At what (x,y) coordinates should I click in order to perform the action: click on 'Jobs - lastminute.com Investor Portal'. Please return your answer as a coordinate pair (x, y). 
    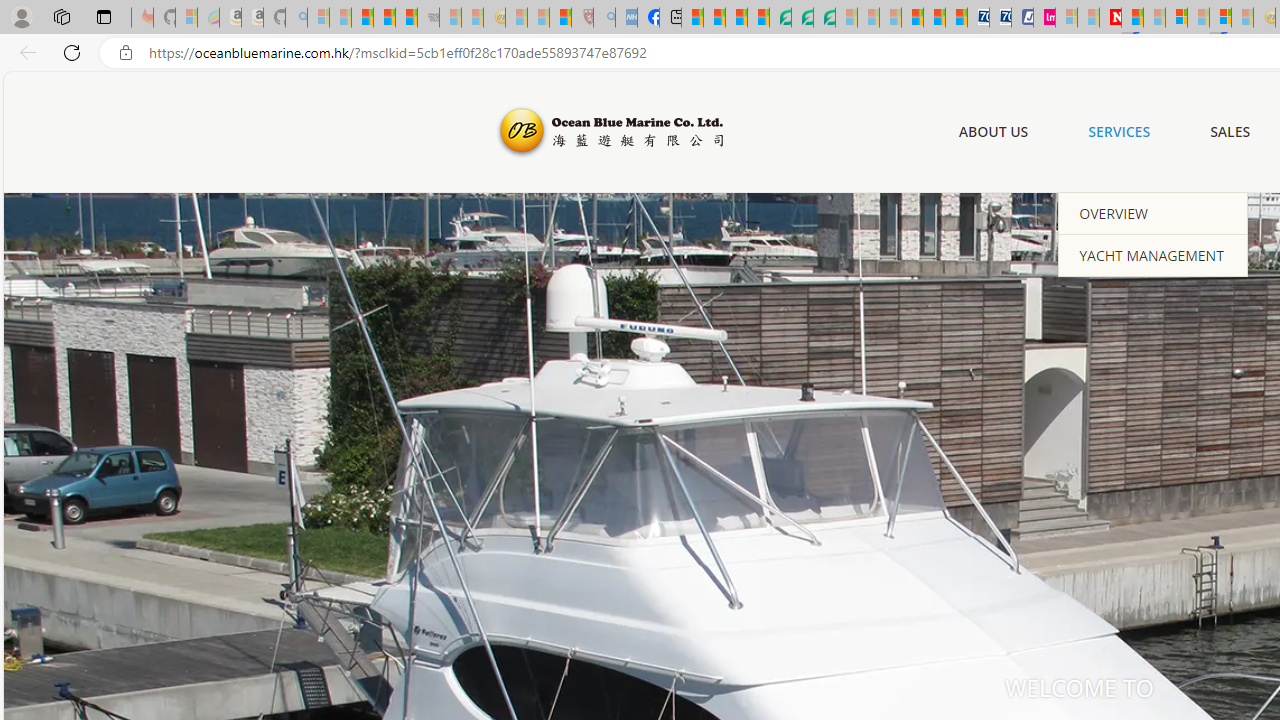
    Looking at the image, I should click on (1043, 17).